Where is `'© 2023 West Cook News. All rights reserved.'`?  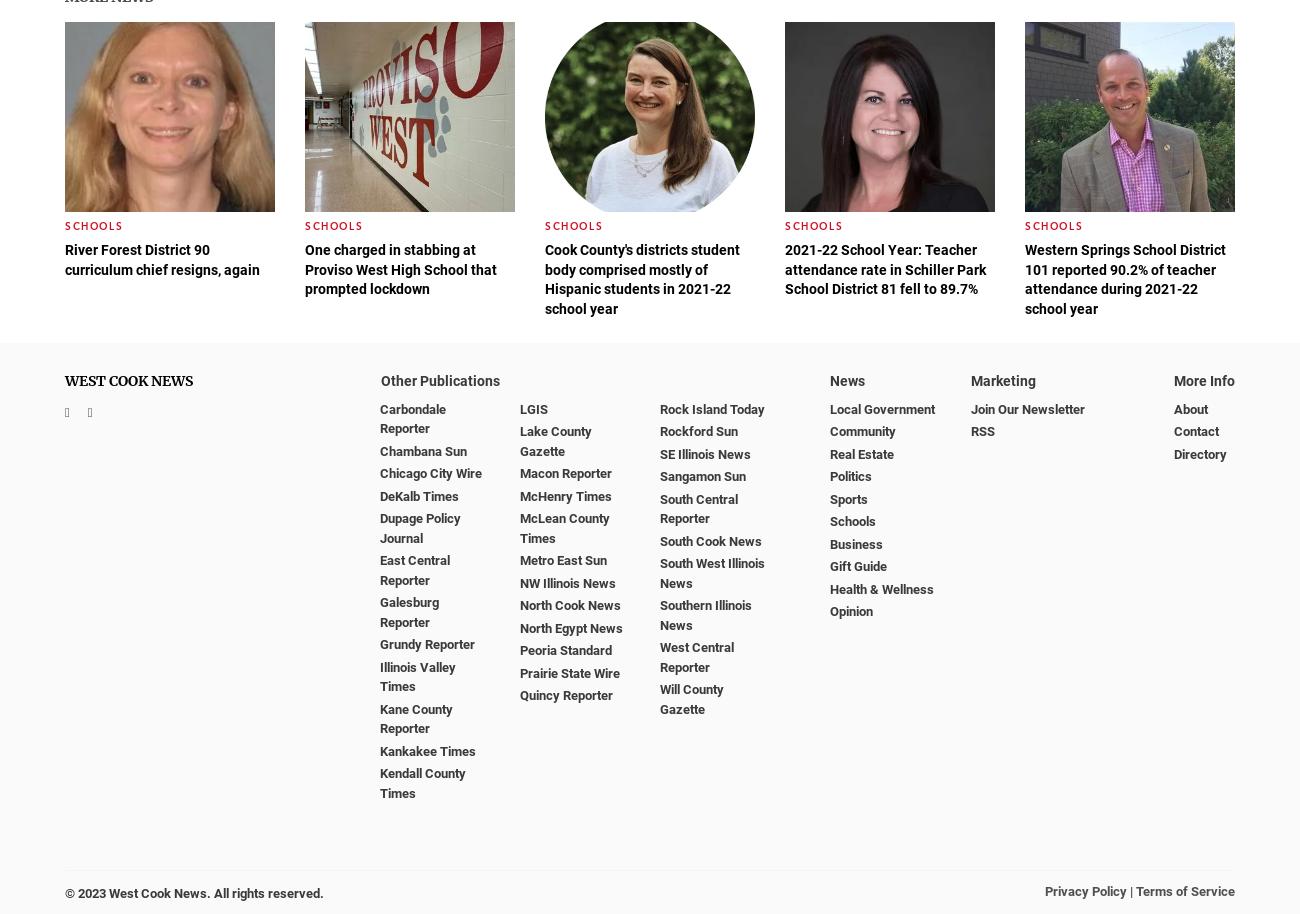 '© 2023 West Cook News. All rights reserved.' is located at coordinates (194, 892).